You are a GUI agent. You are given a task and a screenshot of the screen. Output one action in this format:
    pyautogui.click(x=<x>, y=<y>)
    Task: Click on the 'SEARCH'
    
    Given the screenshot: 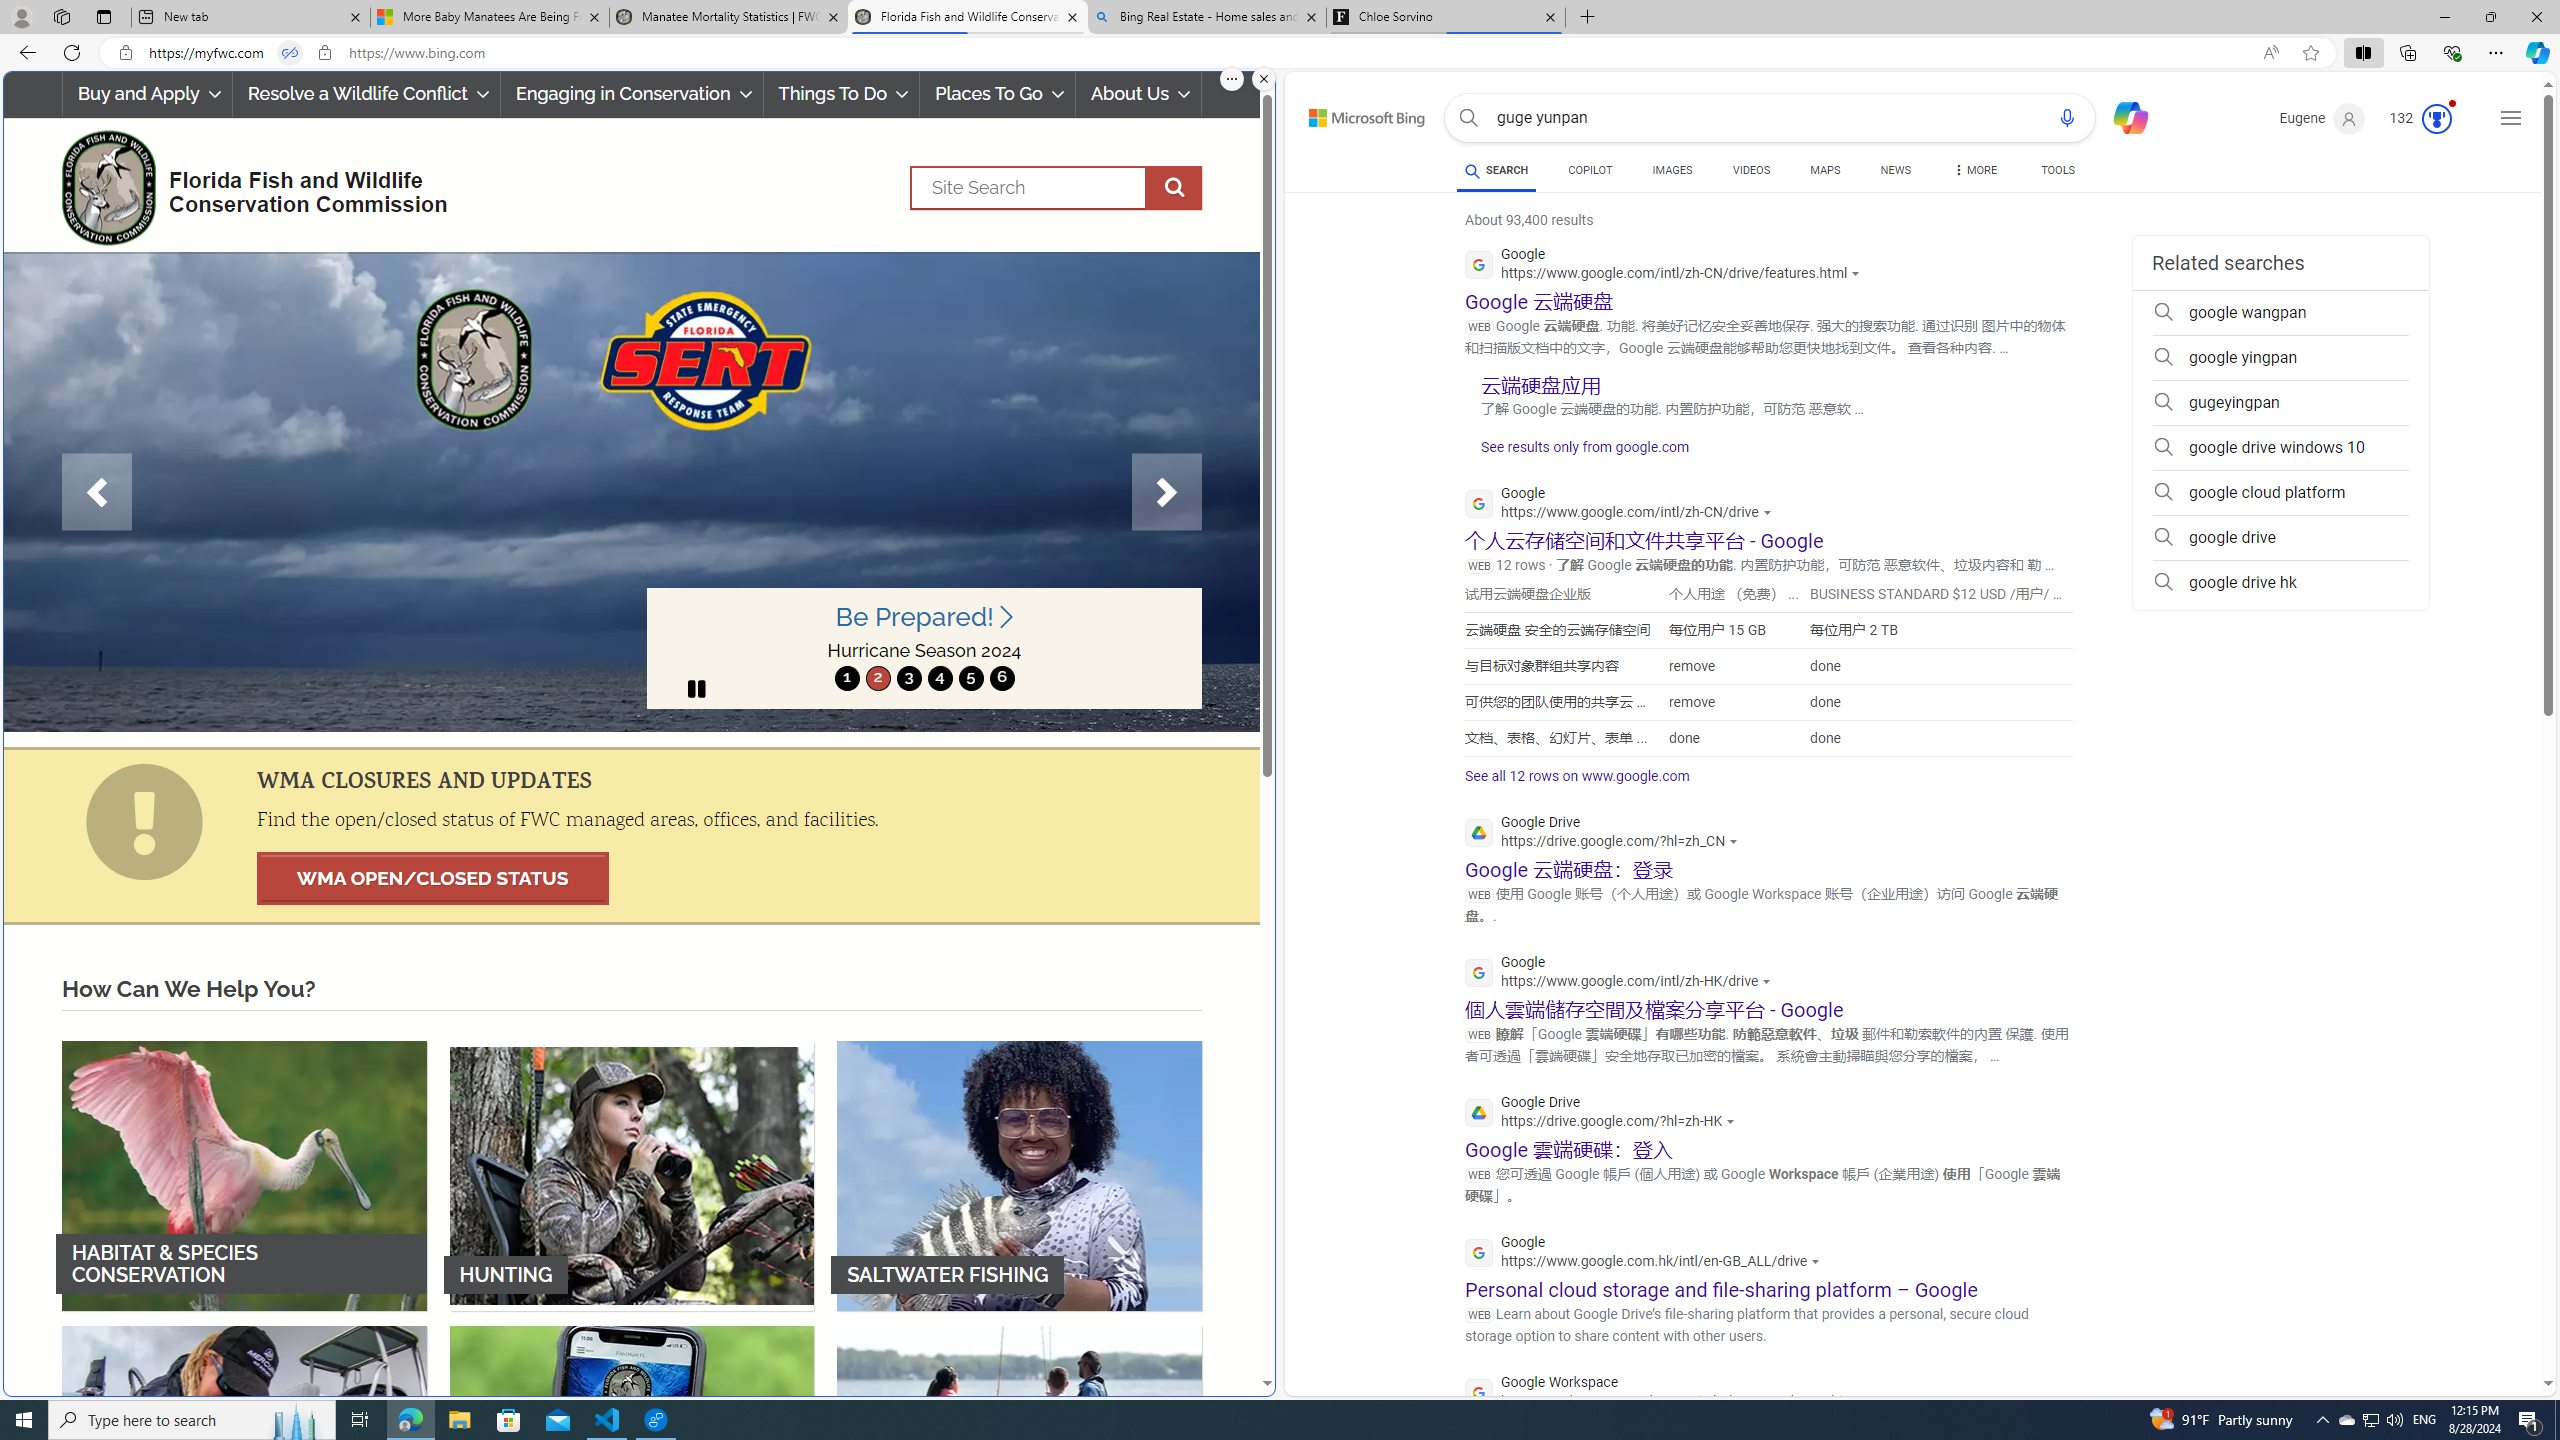 What is the action you would take?
    pyautogui.click(x=1496, y=169)
    